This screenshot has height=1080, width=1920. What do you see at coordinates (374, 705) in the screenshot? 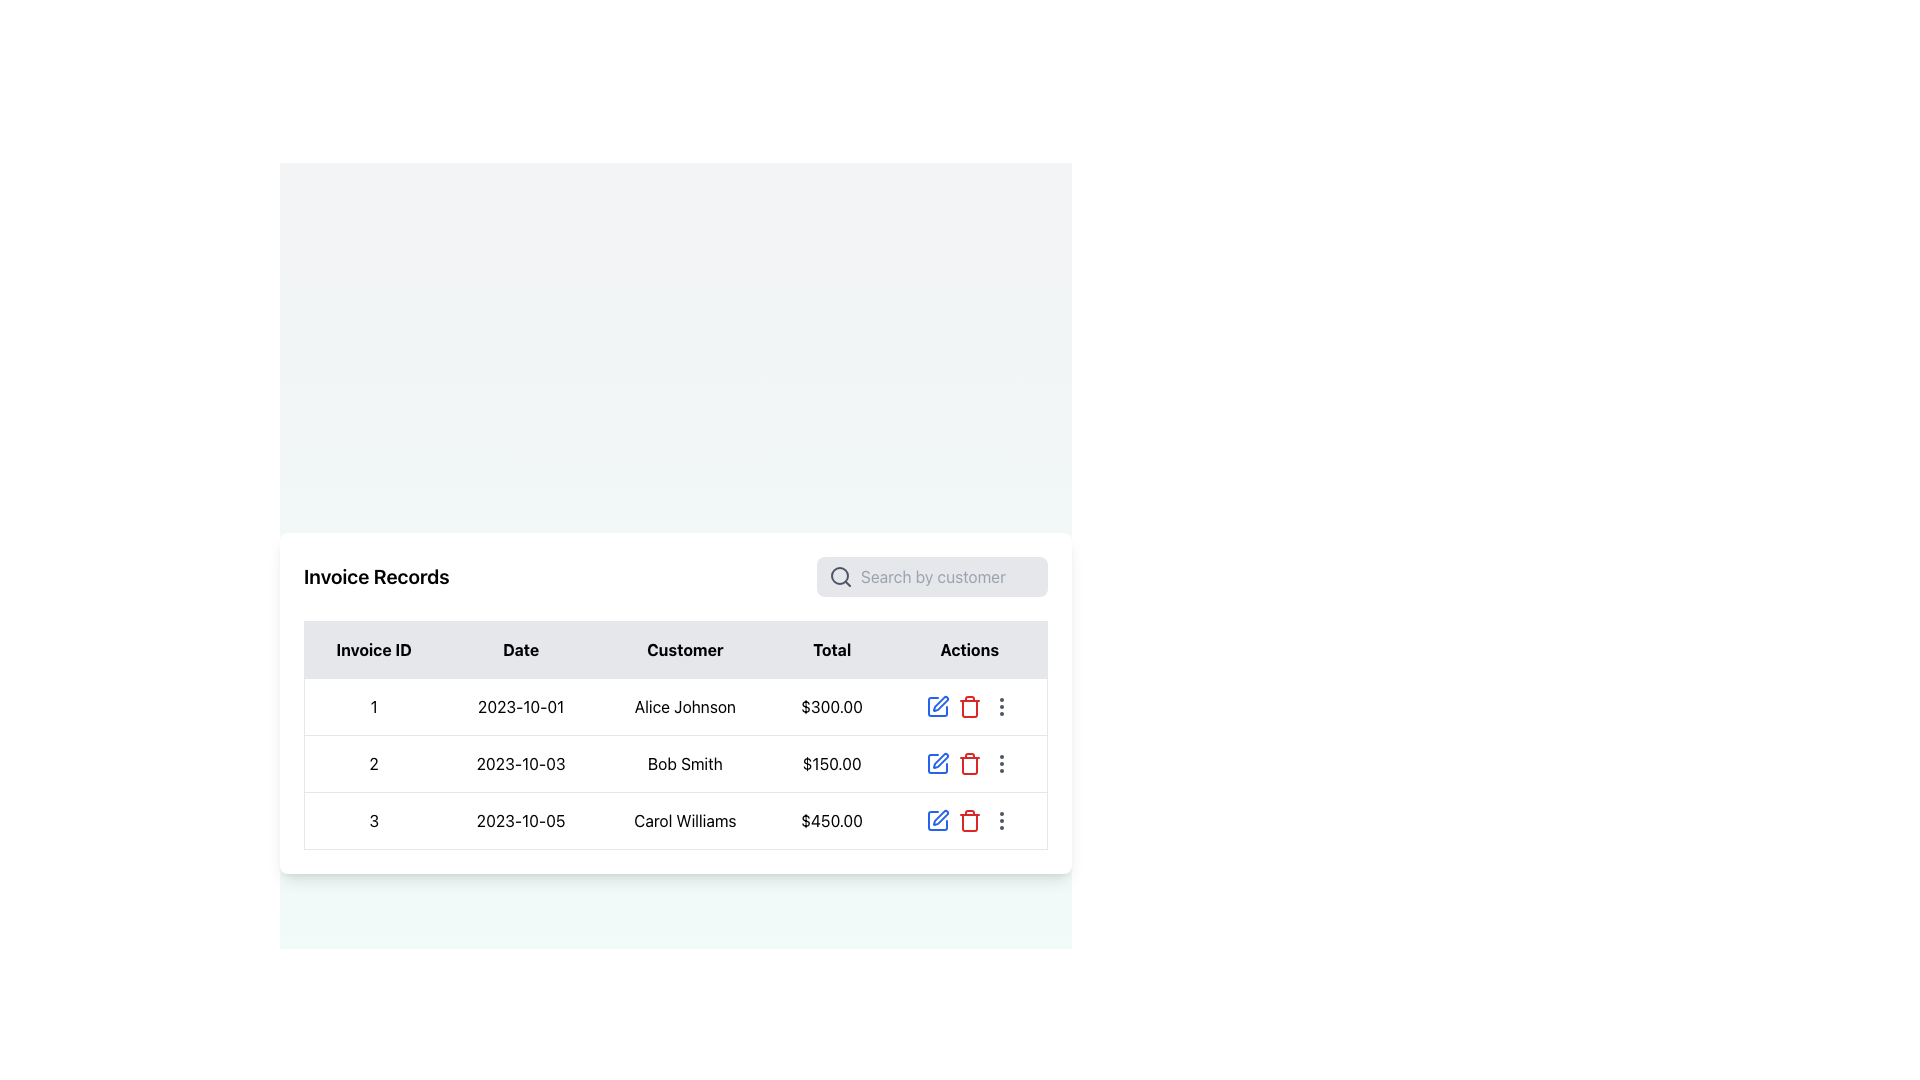
I see `displayed text of the Text Label that shows the unique identifier associated with an invoice entry in the first cell under the 'Invoice ID' header of the invoice record table` at bounding box center [374, 705].